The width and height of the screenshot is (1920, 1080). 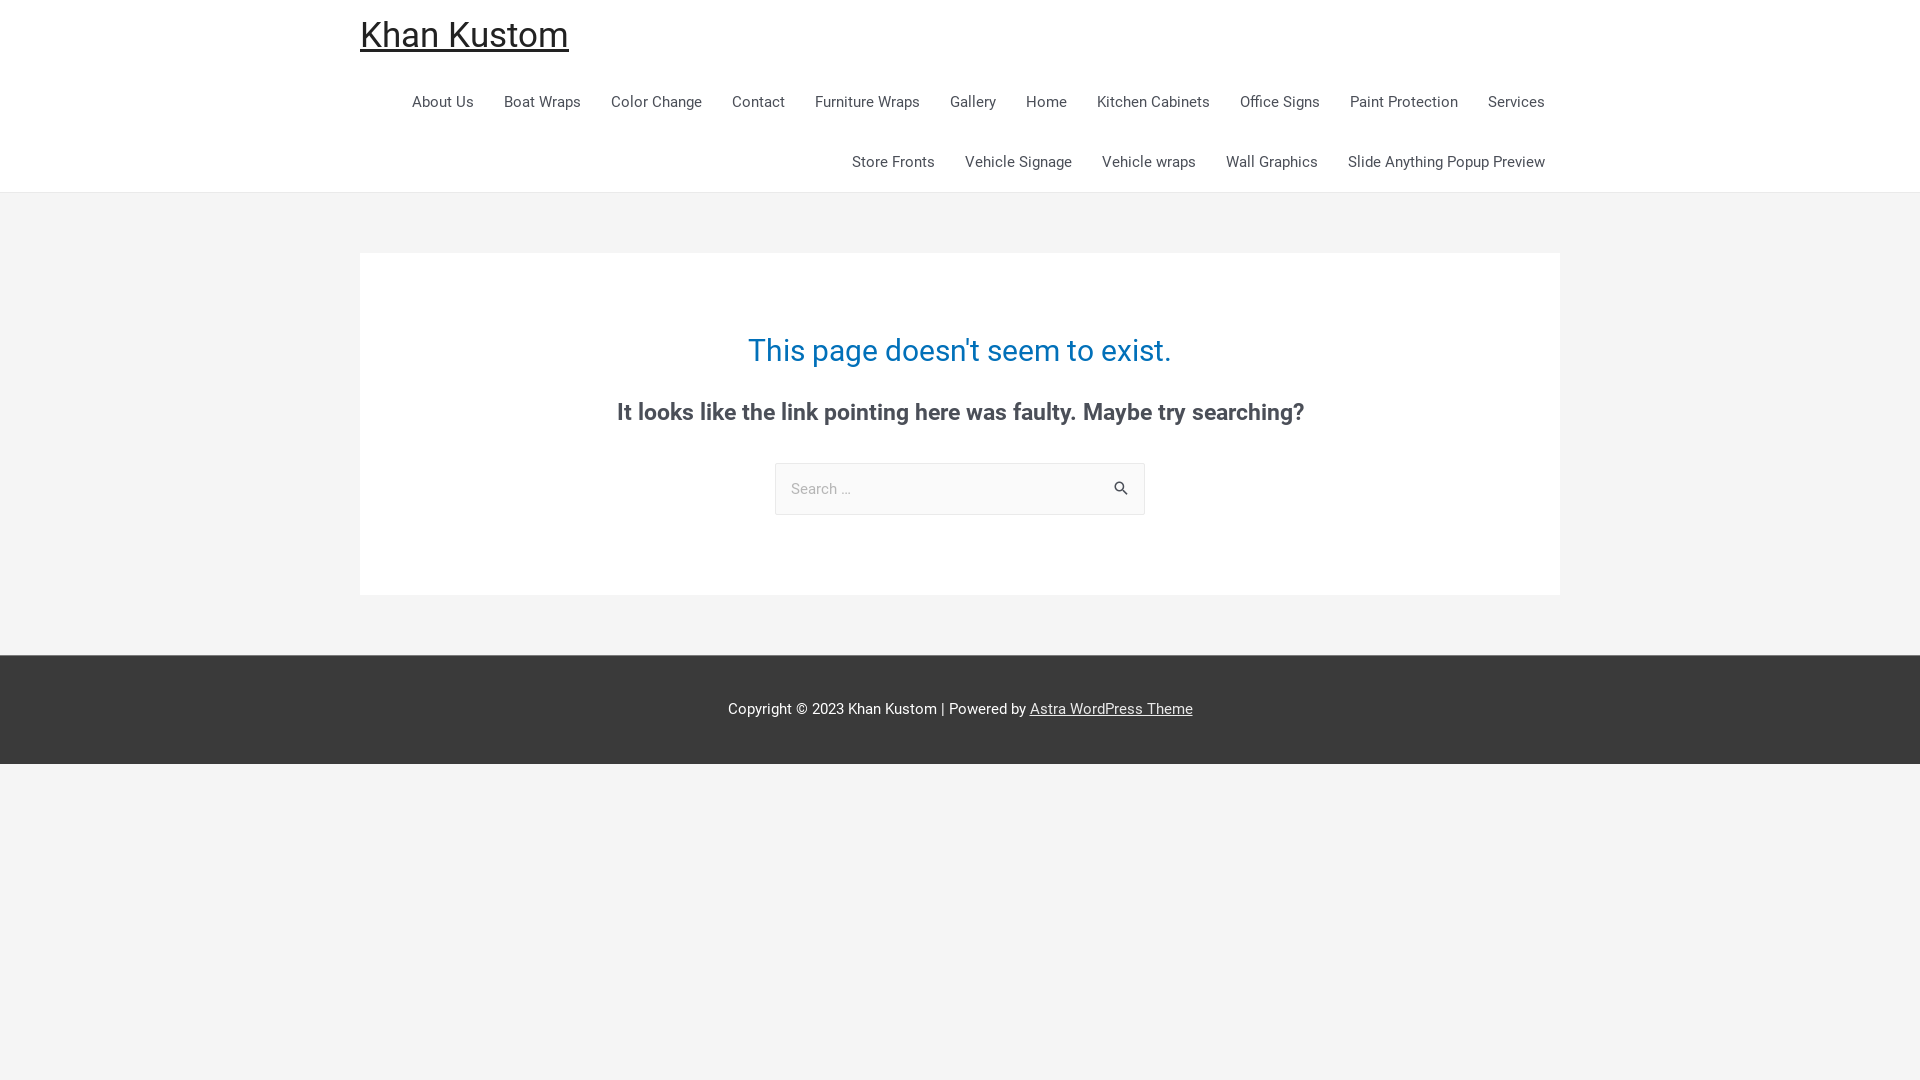 What do you see at coordinates (441, 101) in the screenshot?
I see `'About Us'` at bounding box center [441, 101].